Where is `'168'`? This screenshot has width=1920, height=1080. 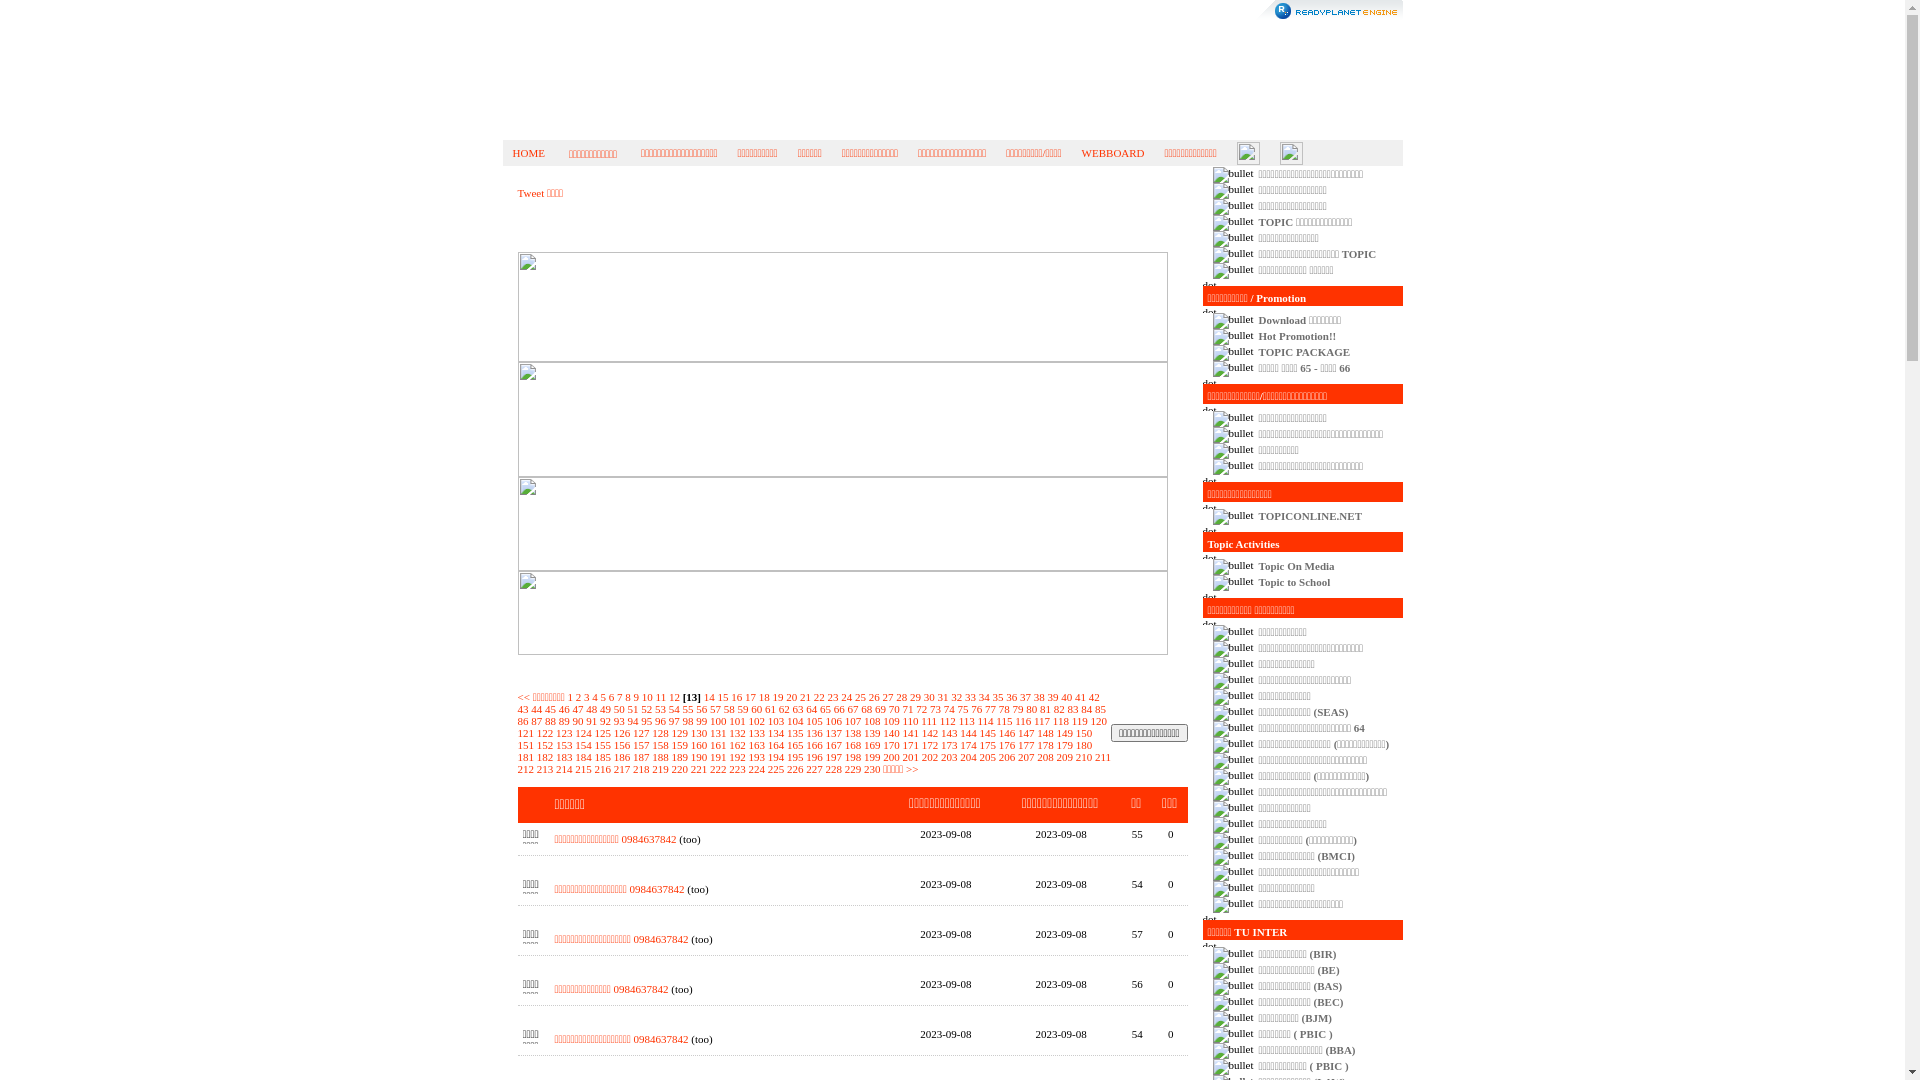
'168' is located at coordinates (844, 744).